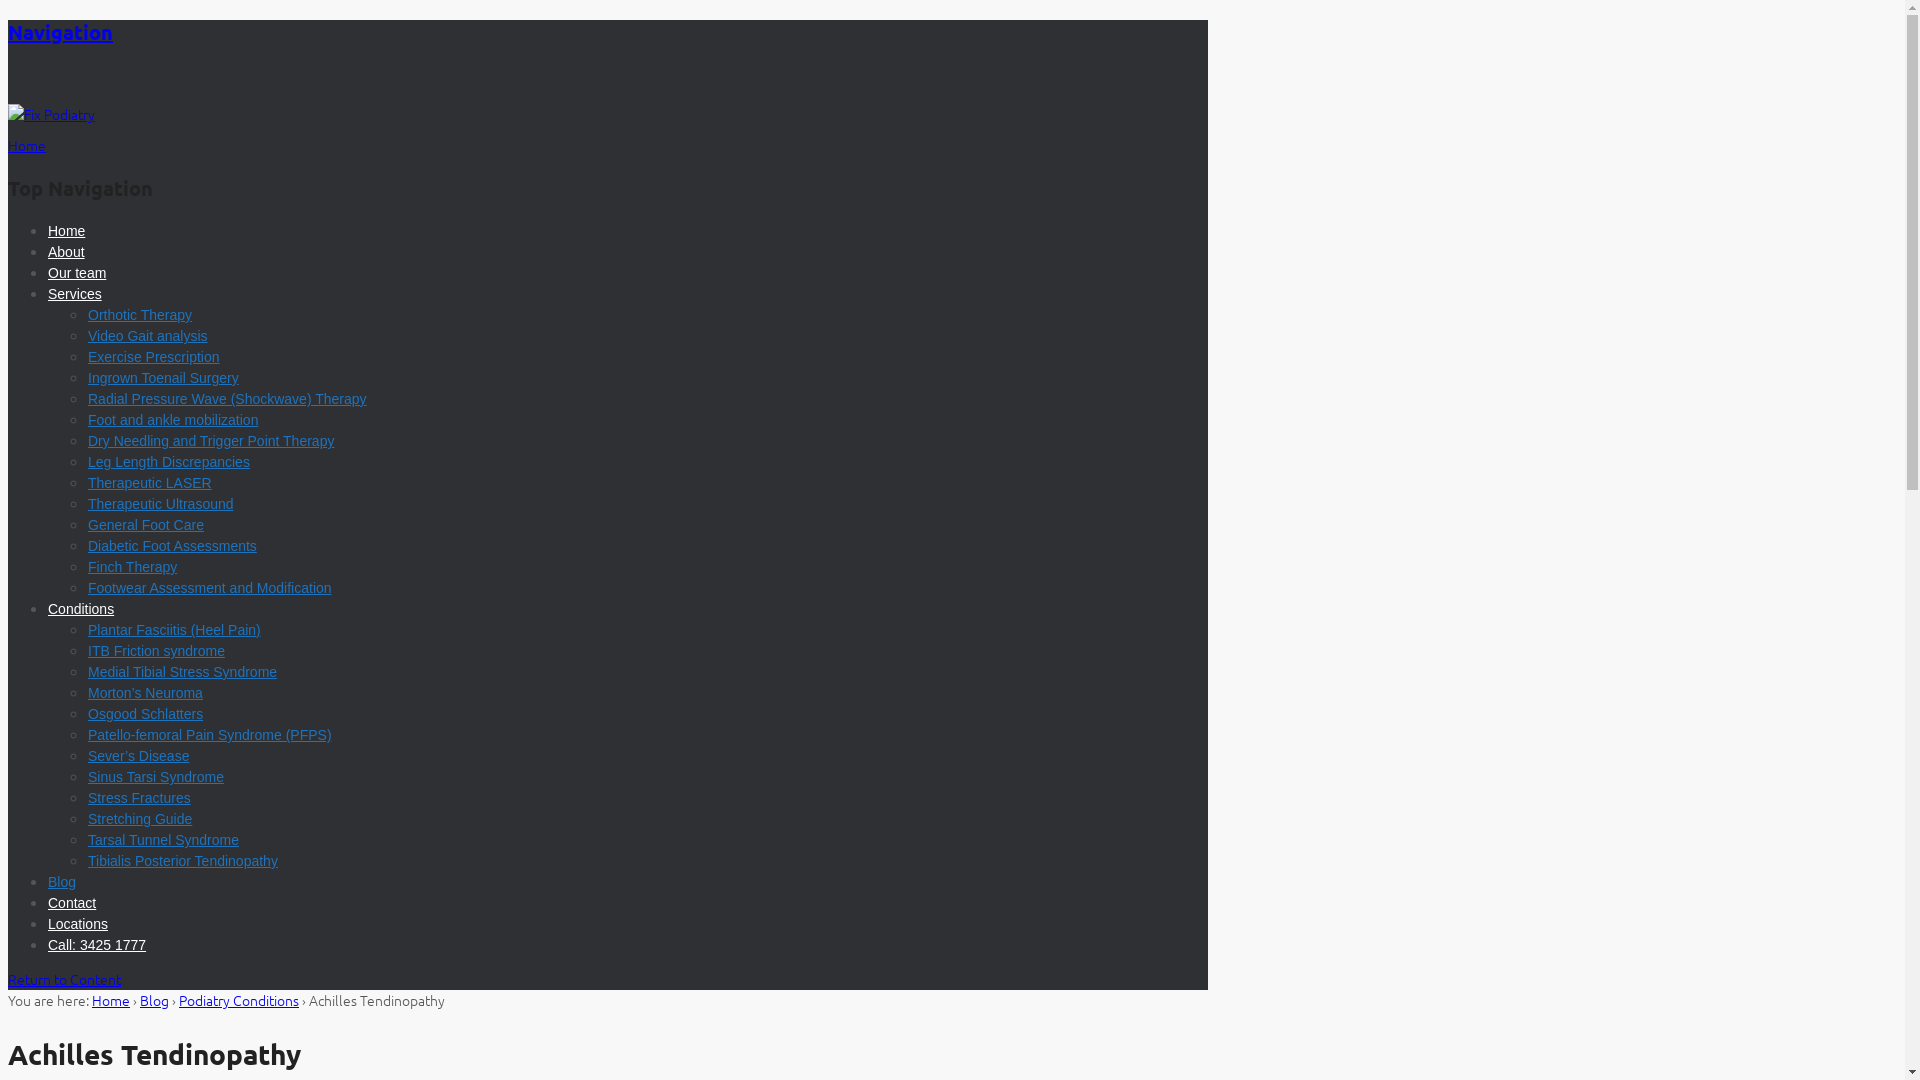 This screenshot has width=1920, height=1080. I want to click on 'Ingrown Toenail Surgery', so click(86, 378).